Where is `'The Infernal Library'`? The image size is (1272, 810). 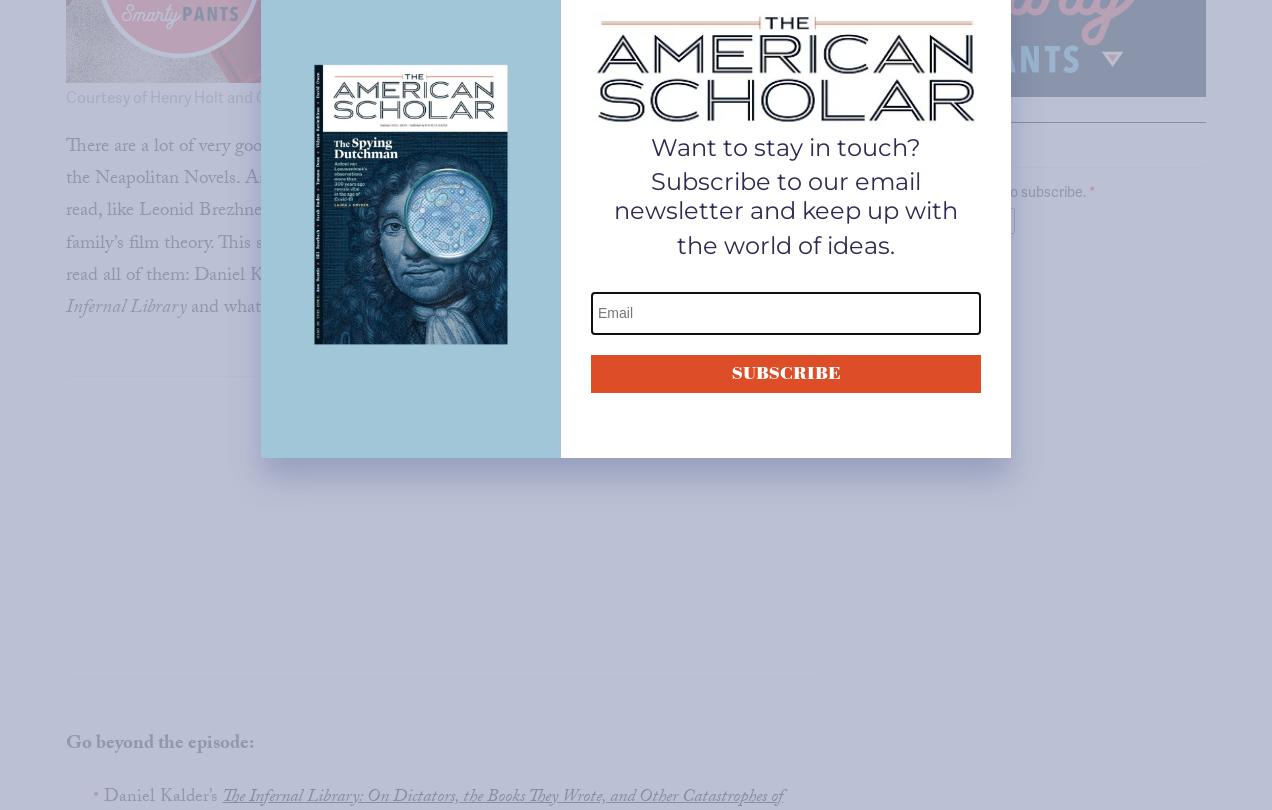
'The Infernal Library' is located at coordinates (424, 291).